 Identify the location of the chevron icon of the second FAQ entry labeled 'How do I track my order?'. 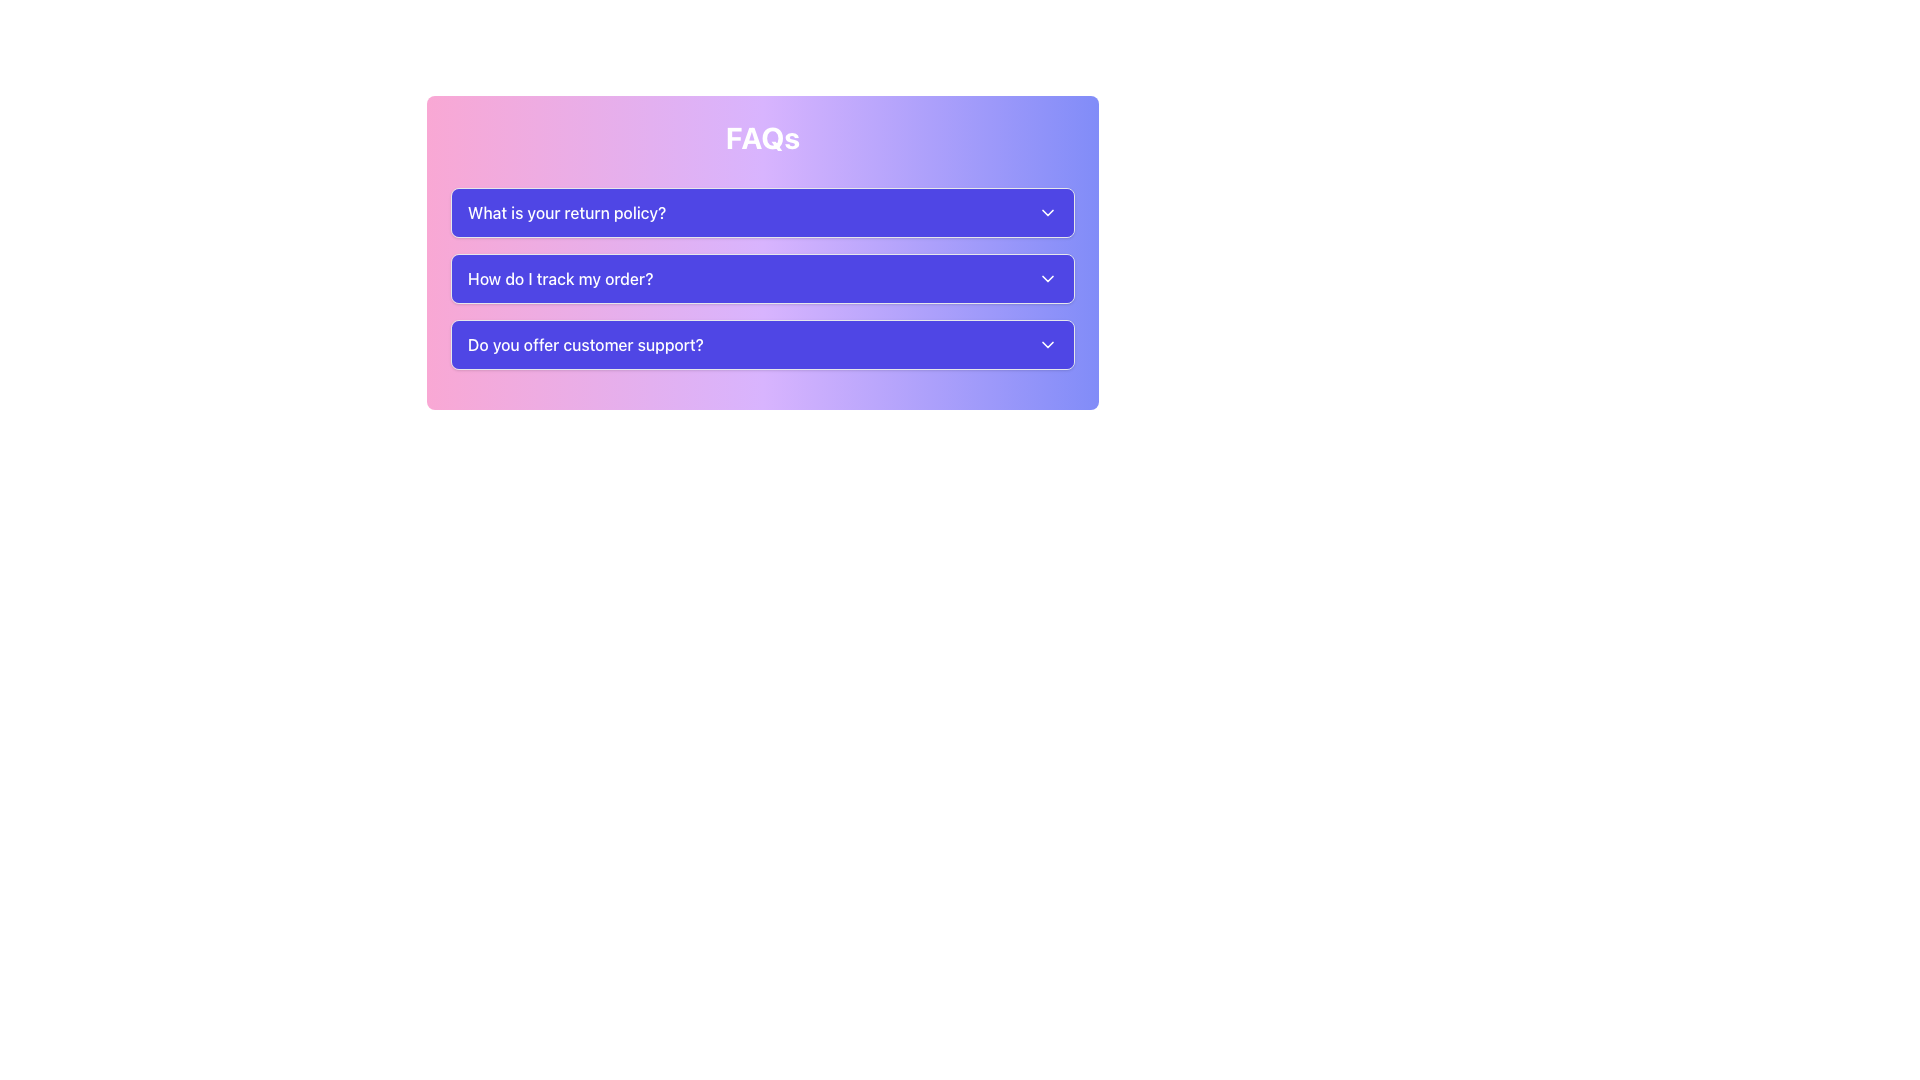
(1046, 278).